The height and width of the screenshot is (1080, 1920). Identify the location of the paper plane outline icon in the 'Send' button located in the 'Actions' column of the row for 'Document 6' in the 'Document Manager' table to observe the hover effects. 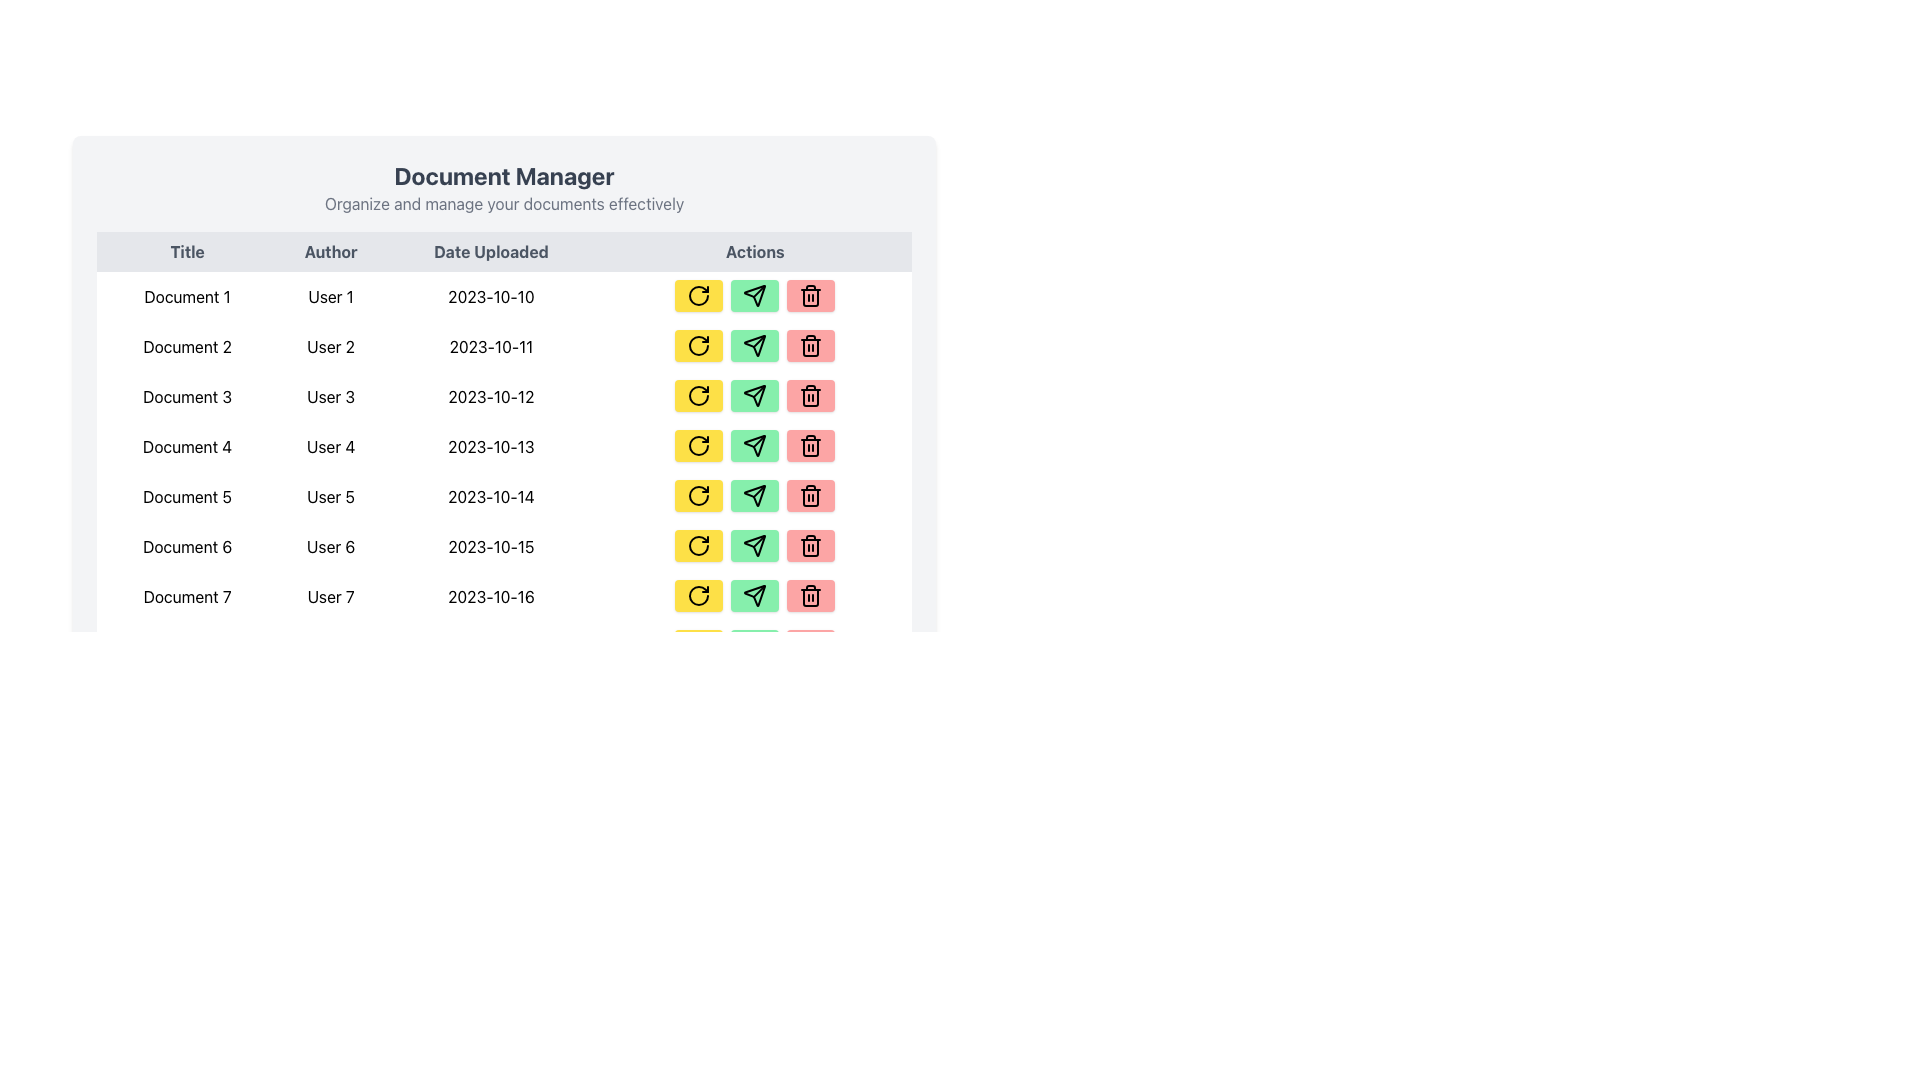
(754, 546).